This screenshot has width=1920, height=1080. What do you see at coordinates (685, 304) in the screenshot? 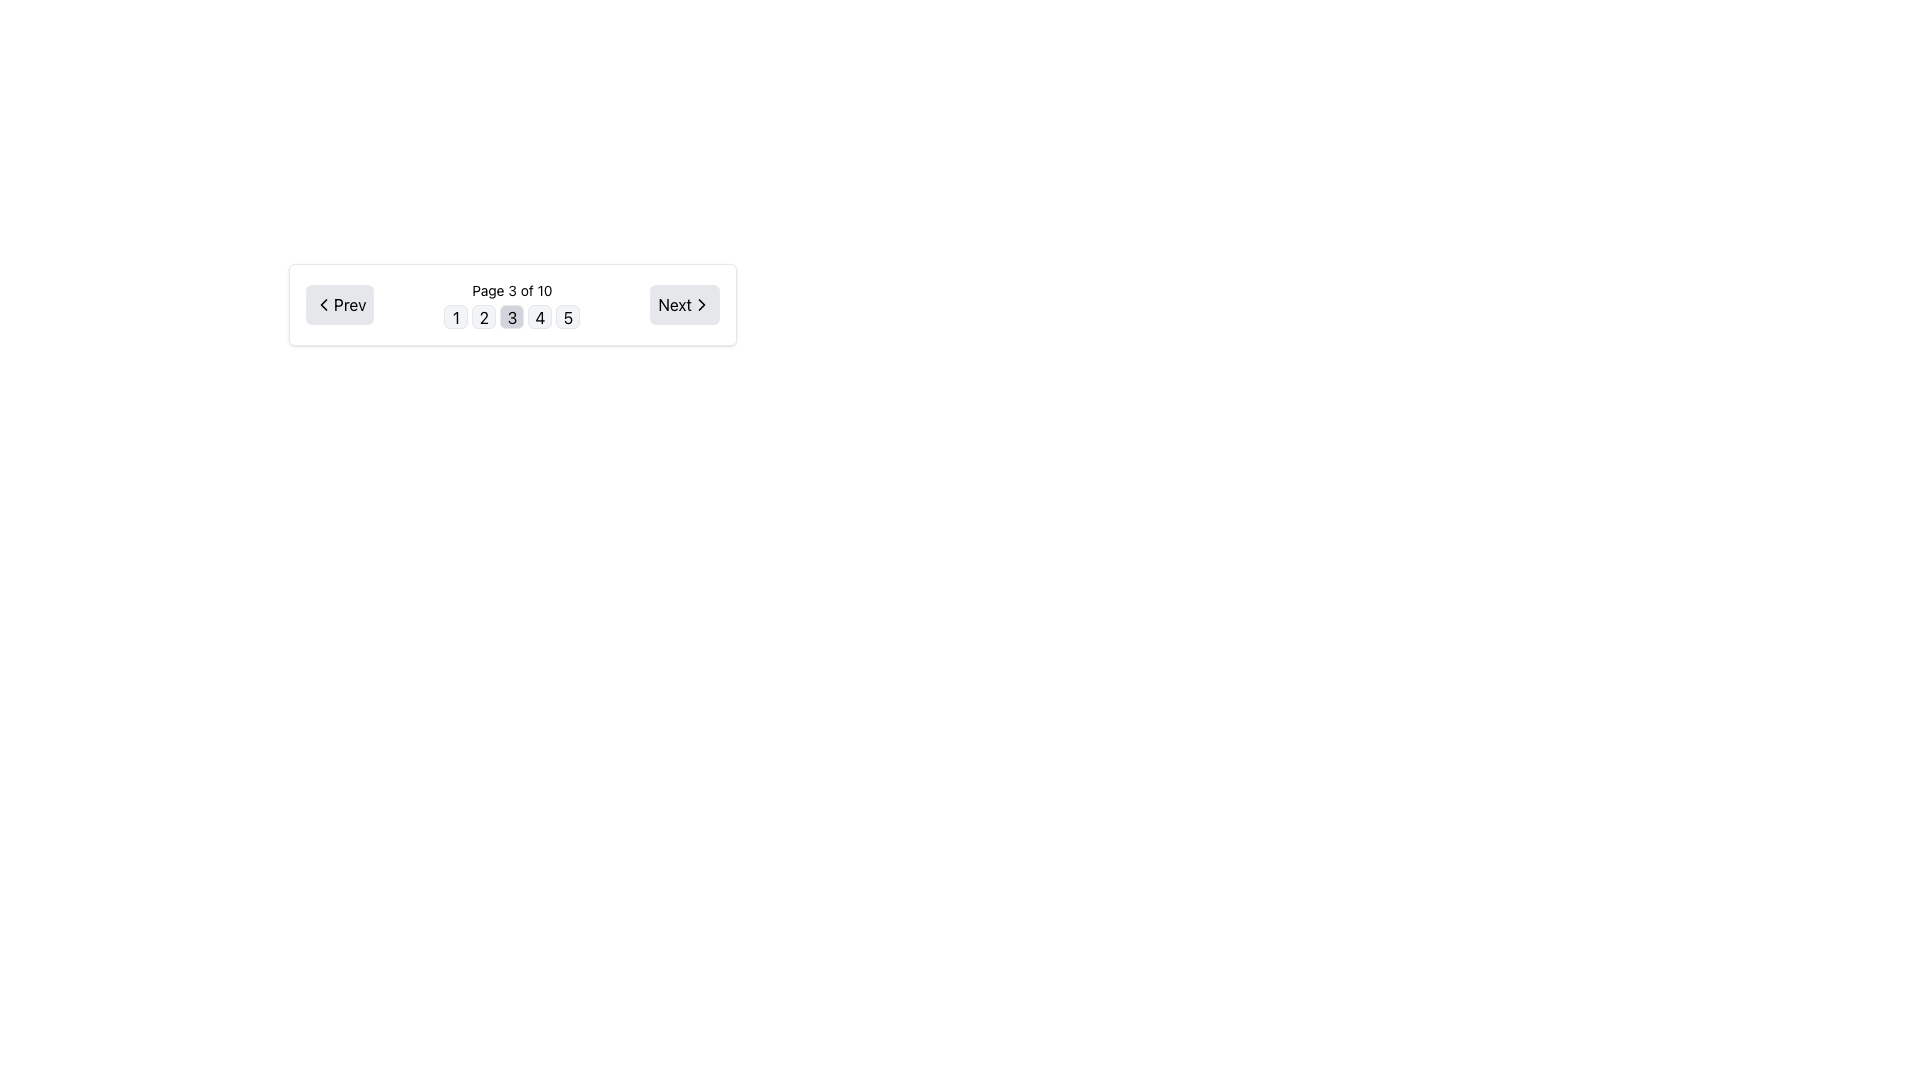
I see `the 'Next' button with a right-pointing arrow icon` at bounding box center [685, 304].